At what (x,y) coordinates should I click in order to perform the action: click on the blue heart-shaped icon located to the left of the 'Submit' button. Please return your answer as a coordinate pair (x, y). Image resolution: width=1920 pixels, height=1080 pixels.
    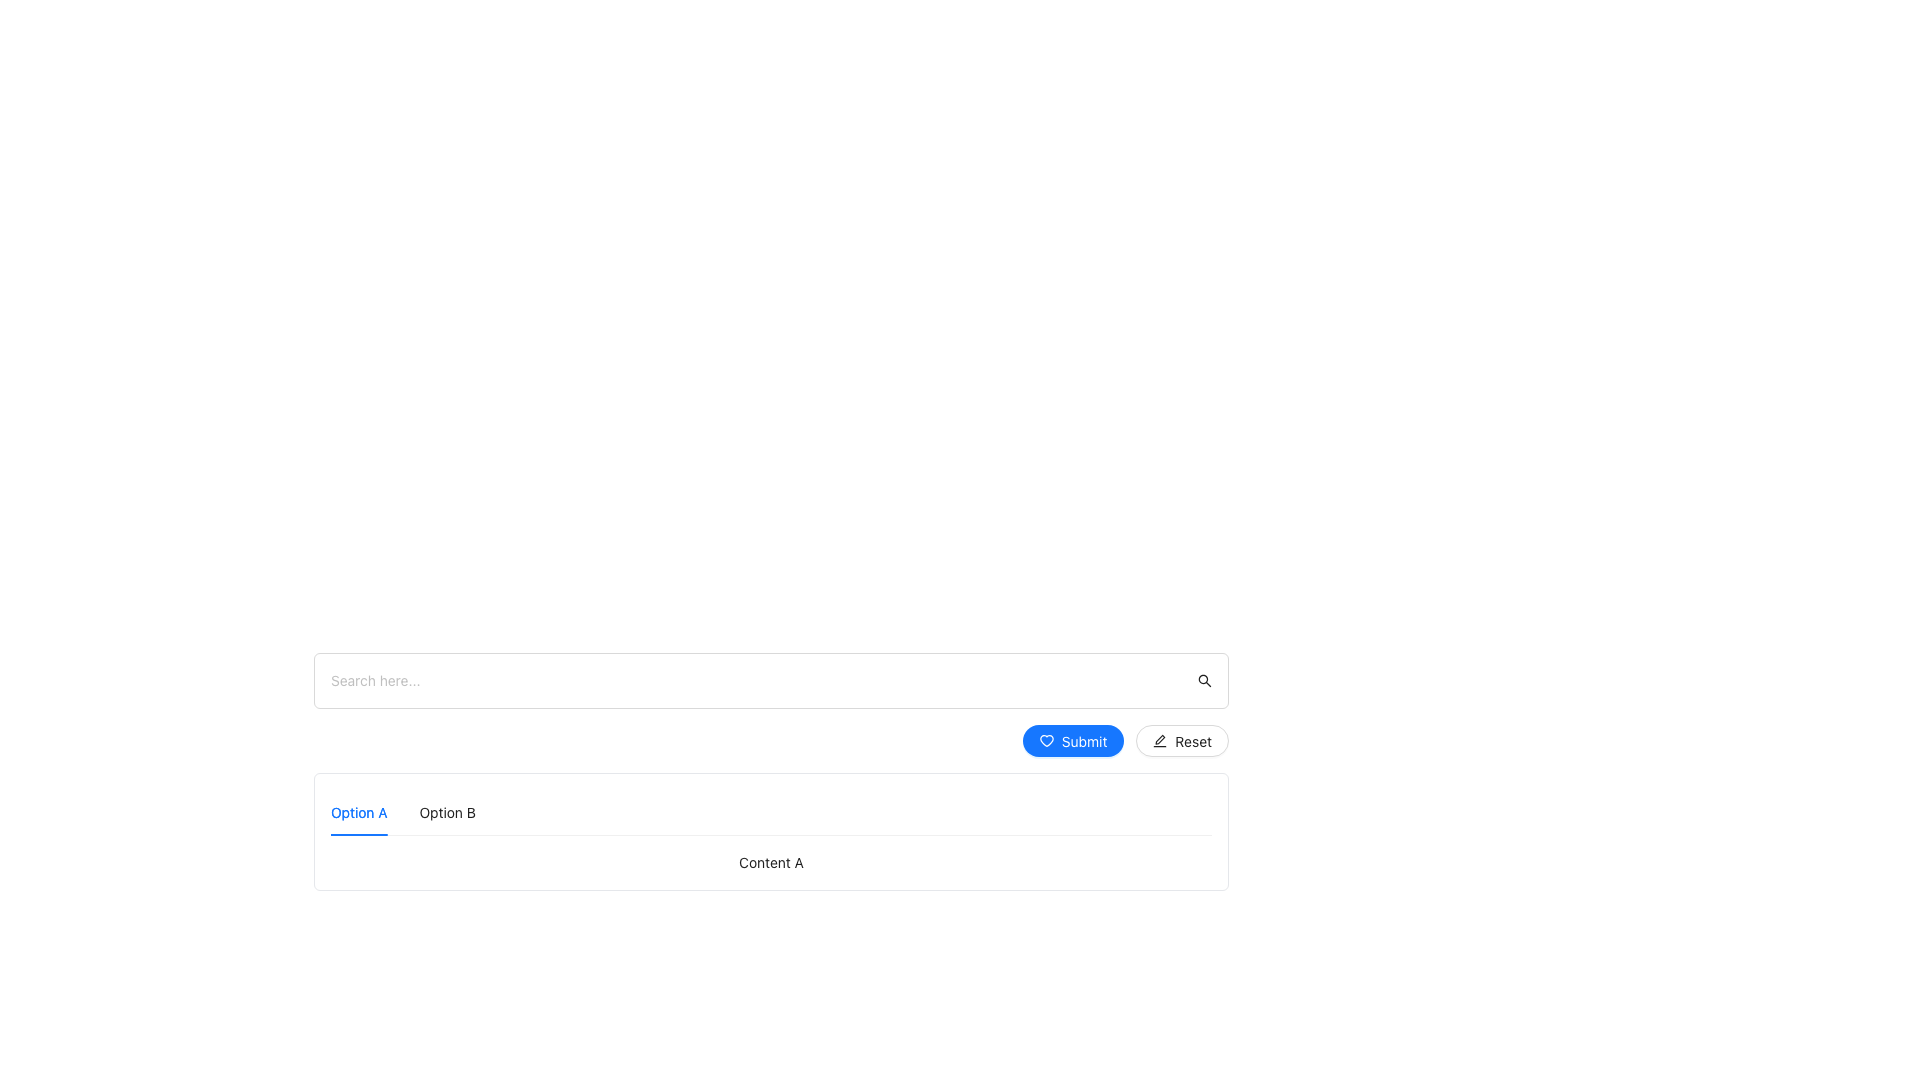
    Looking at the image, I should click on (1045, 740).